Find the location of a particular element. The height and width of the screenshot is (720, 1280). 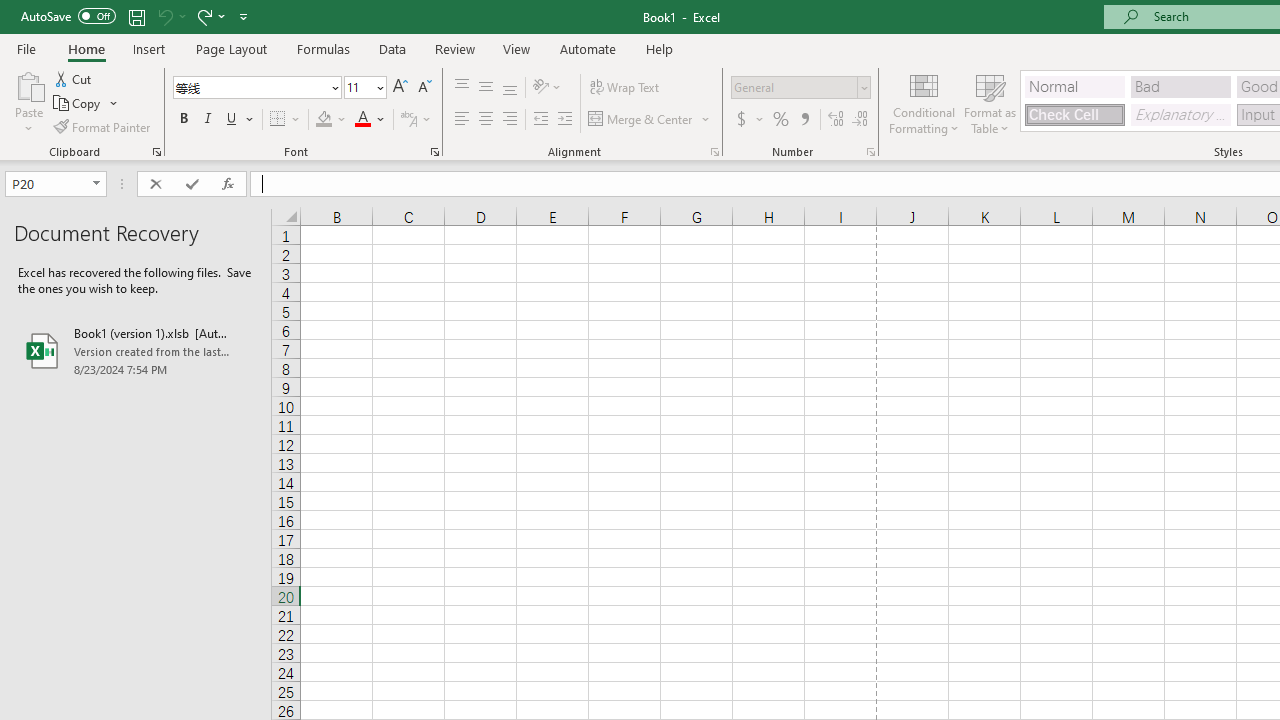

'Increase Font Size' is located at coordinates (400, 86).